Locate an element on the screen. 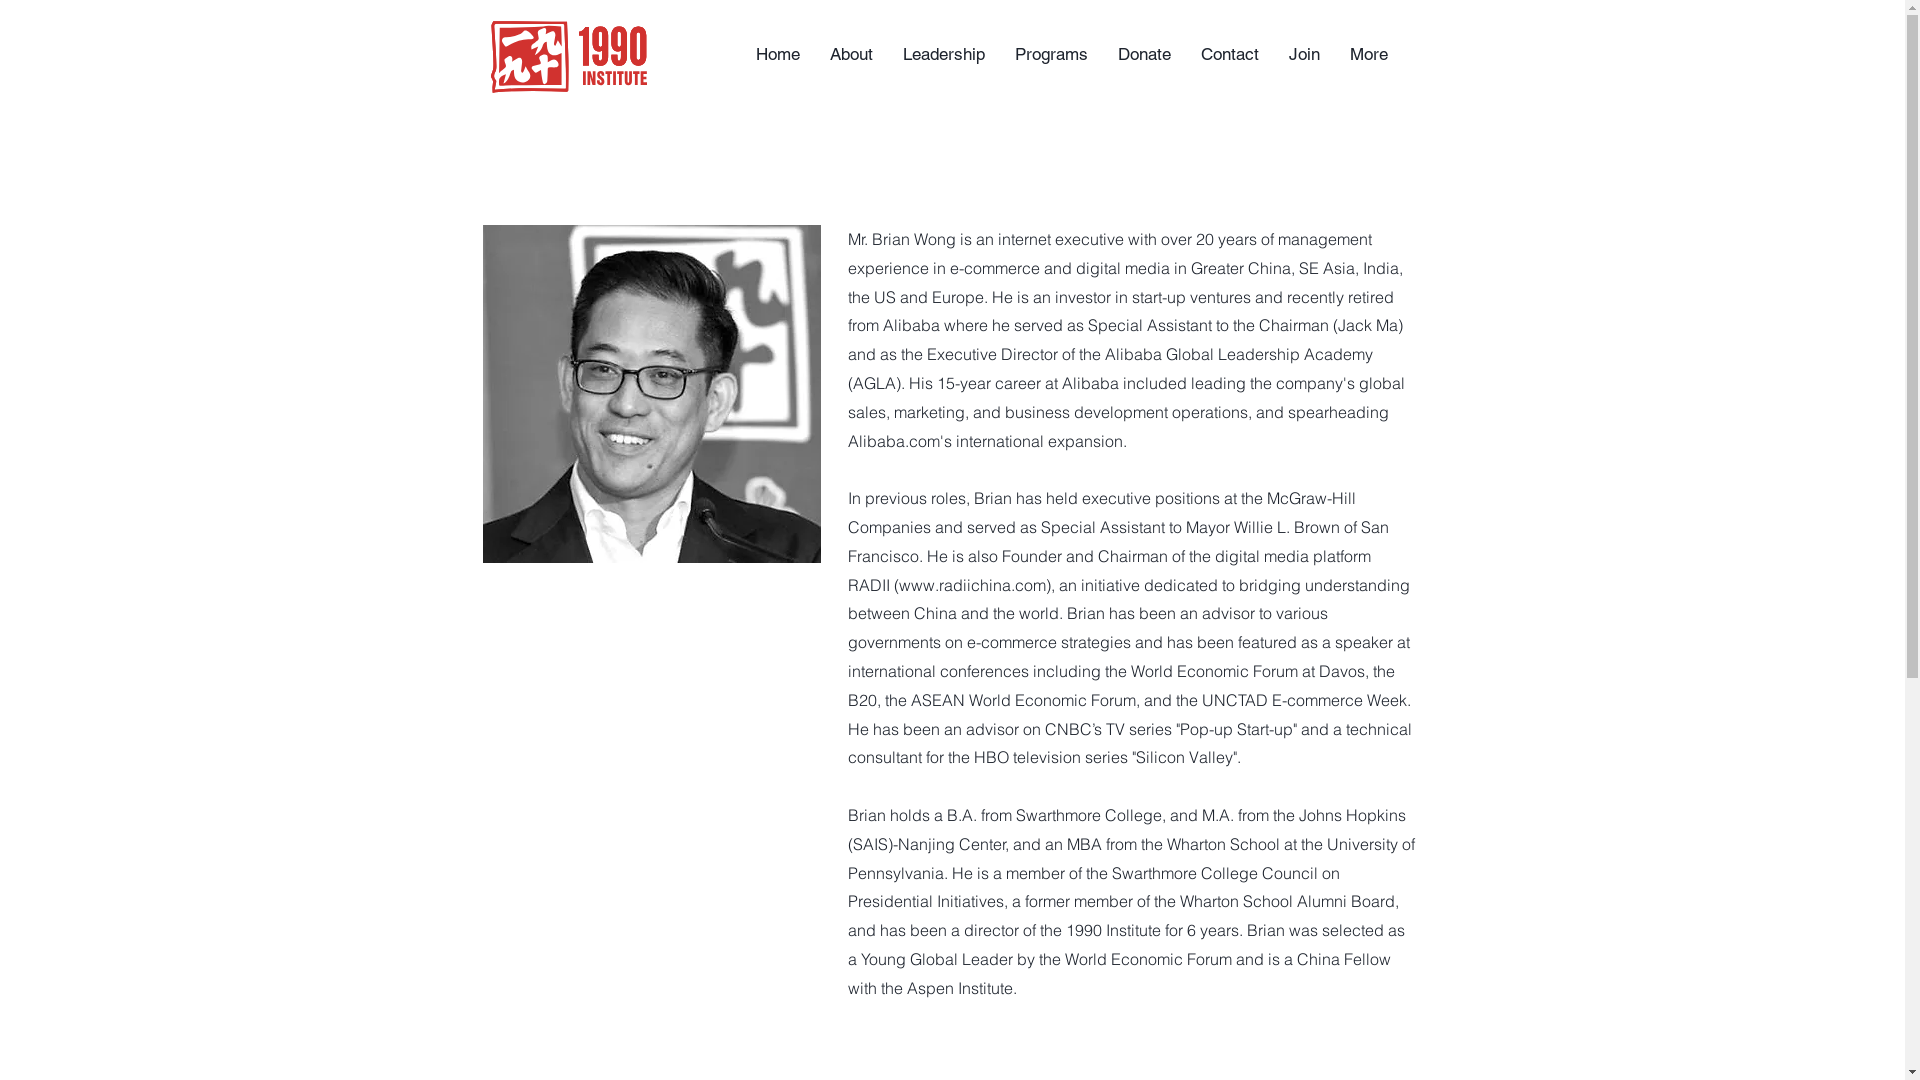 This screenshot has width=1920, height=1080. 'Home' is located at coordinates (776, 53).